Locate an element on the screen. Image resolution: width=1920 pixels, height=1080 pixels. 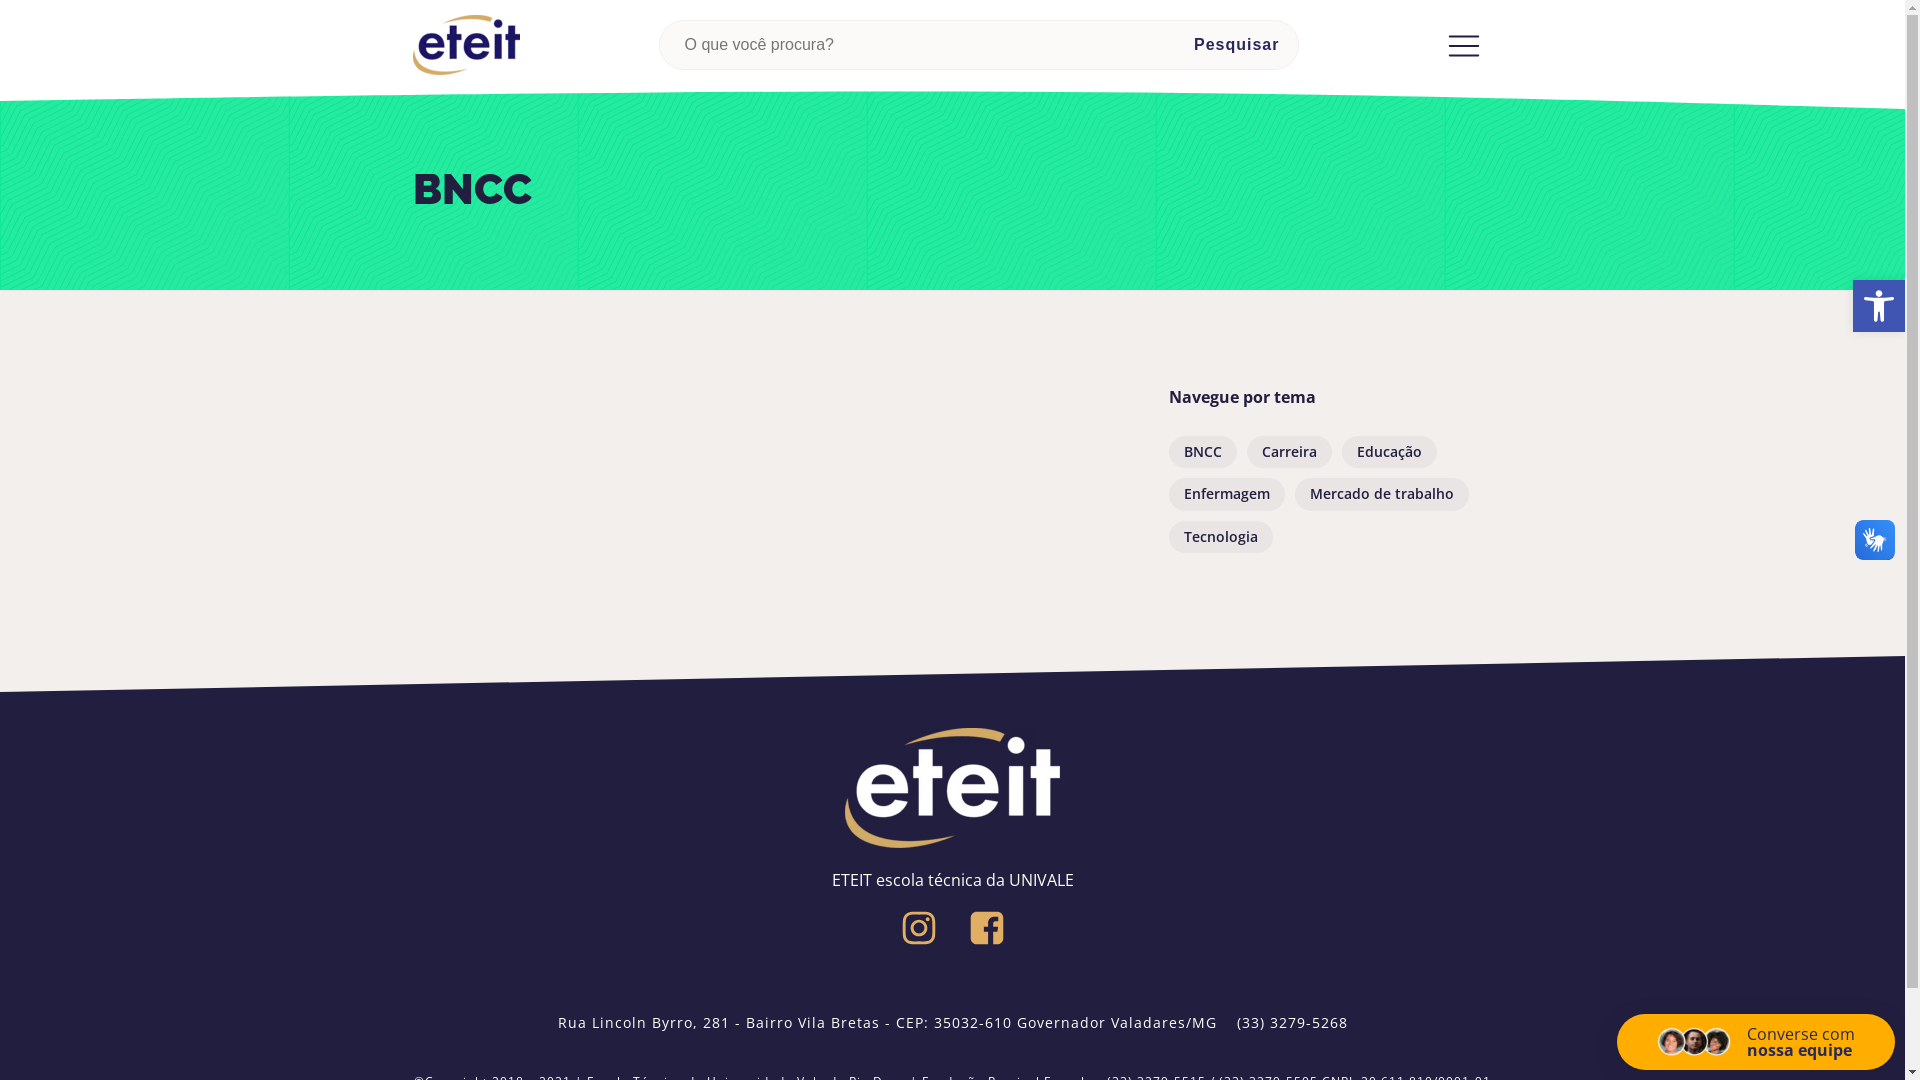
'Carreira' is located at coordinates (1288, 451).